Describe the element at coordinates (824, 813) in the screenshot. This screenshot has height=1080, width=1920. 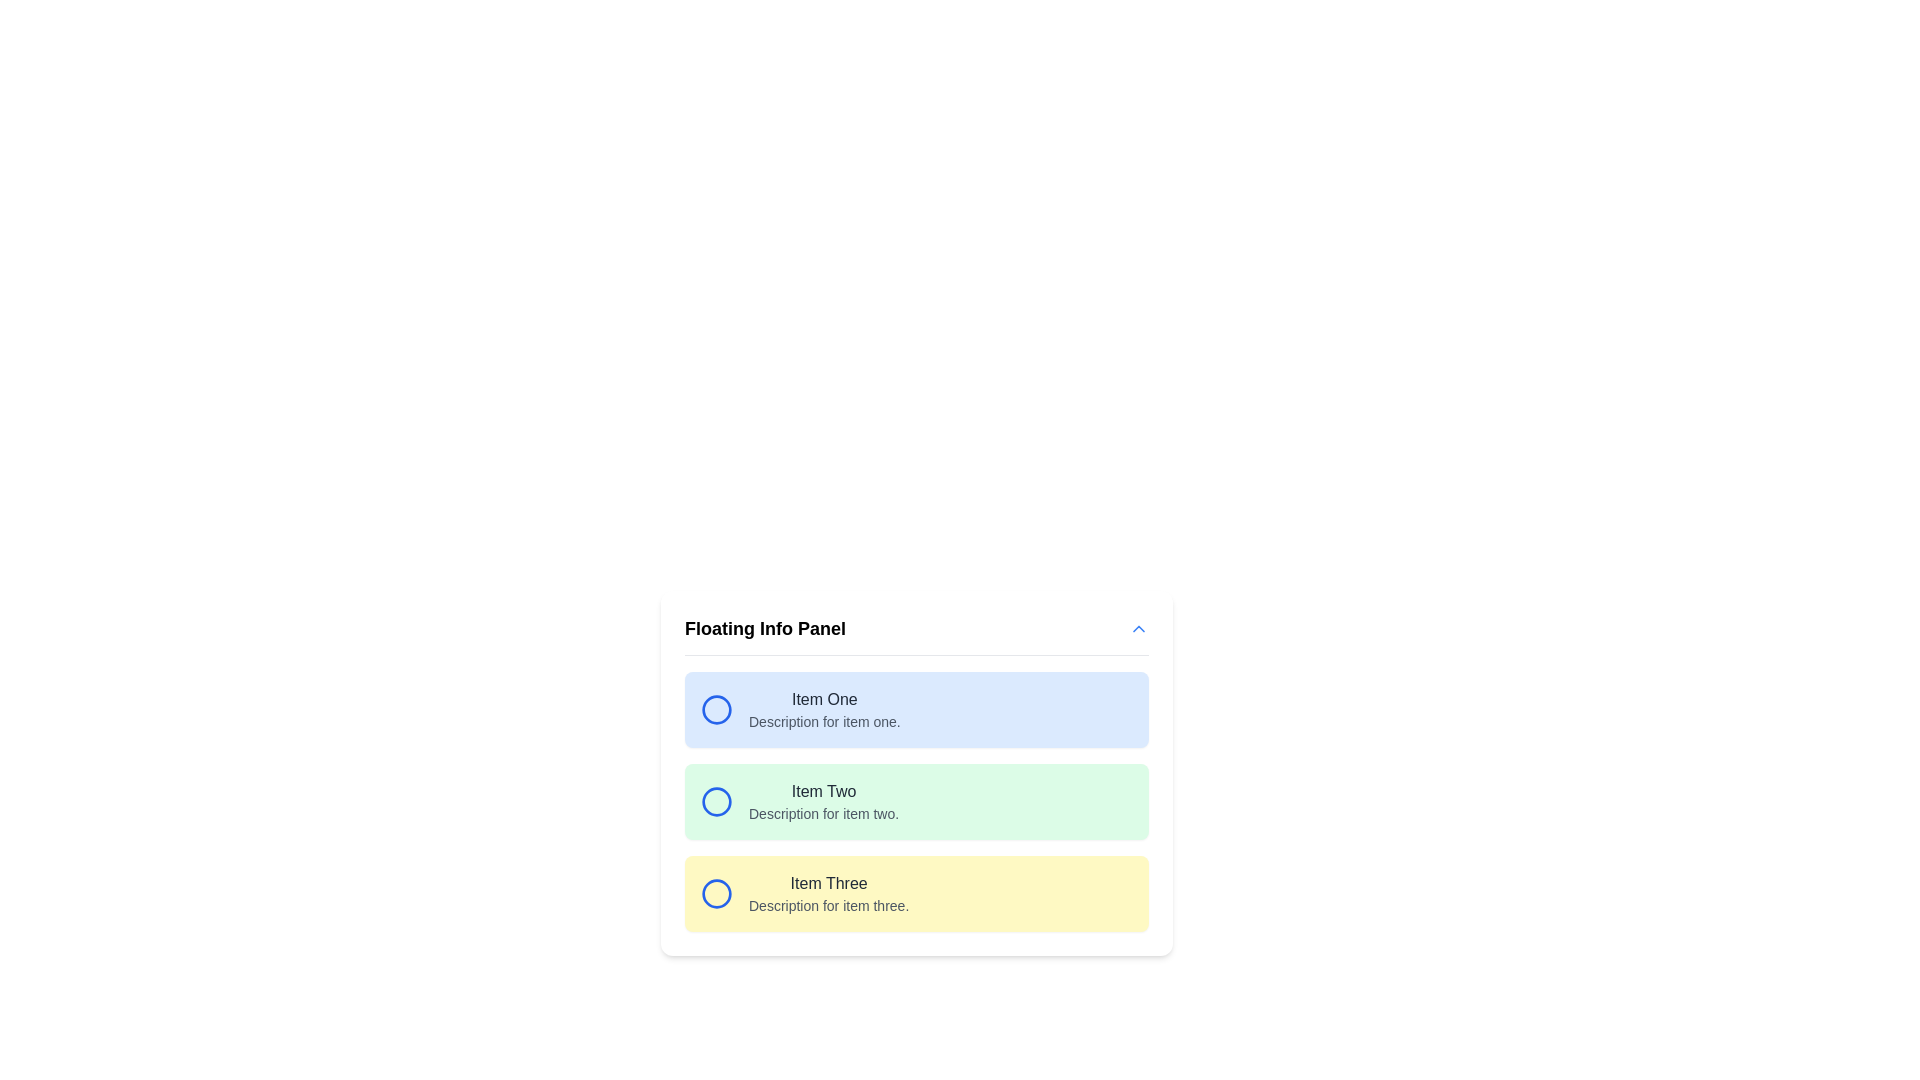
I see `the text label displaying 'Description for item two.' located beneath the main heading 'Item Two' in the green background area of the 'Floating Info Panel'` at that location.